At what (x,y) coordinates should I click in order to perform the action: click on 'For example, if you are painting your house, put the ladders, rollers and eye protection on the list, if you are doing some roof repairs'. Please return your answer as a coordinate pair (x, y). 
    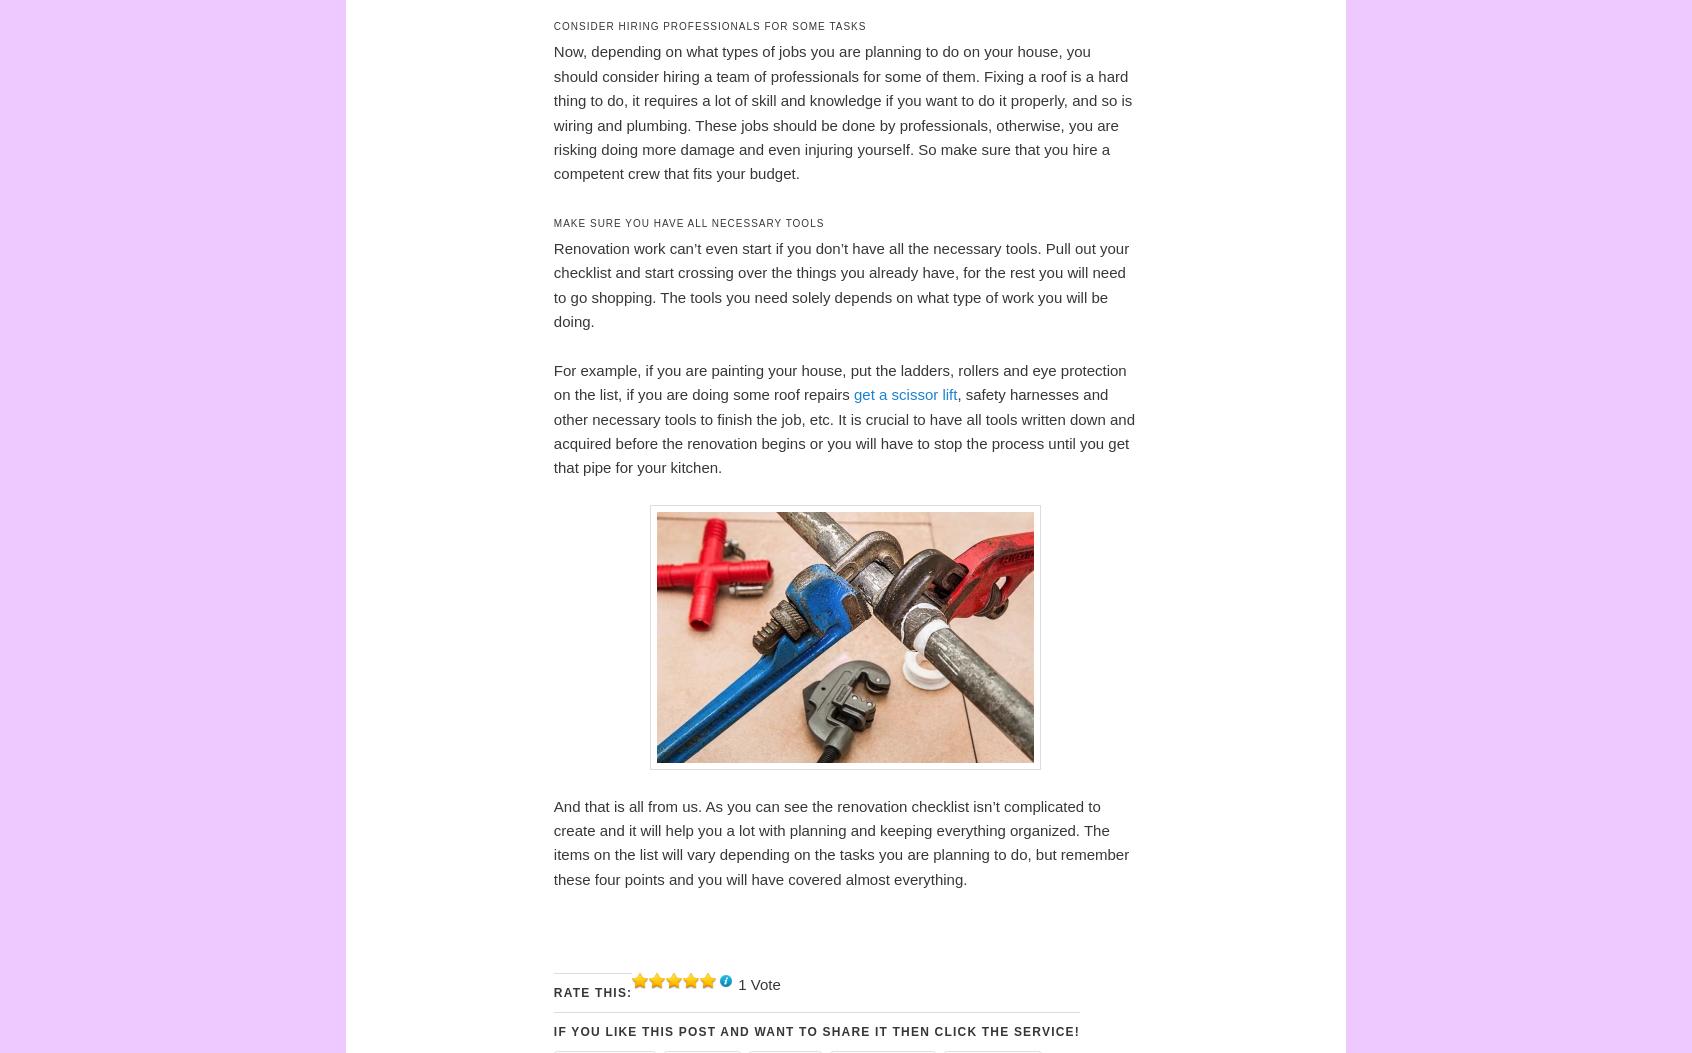
    Looking at the image, I should click on (839, 381).